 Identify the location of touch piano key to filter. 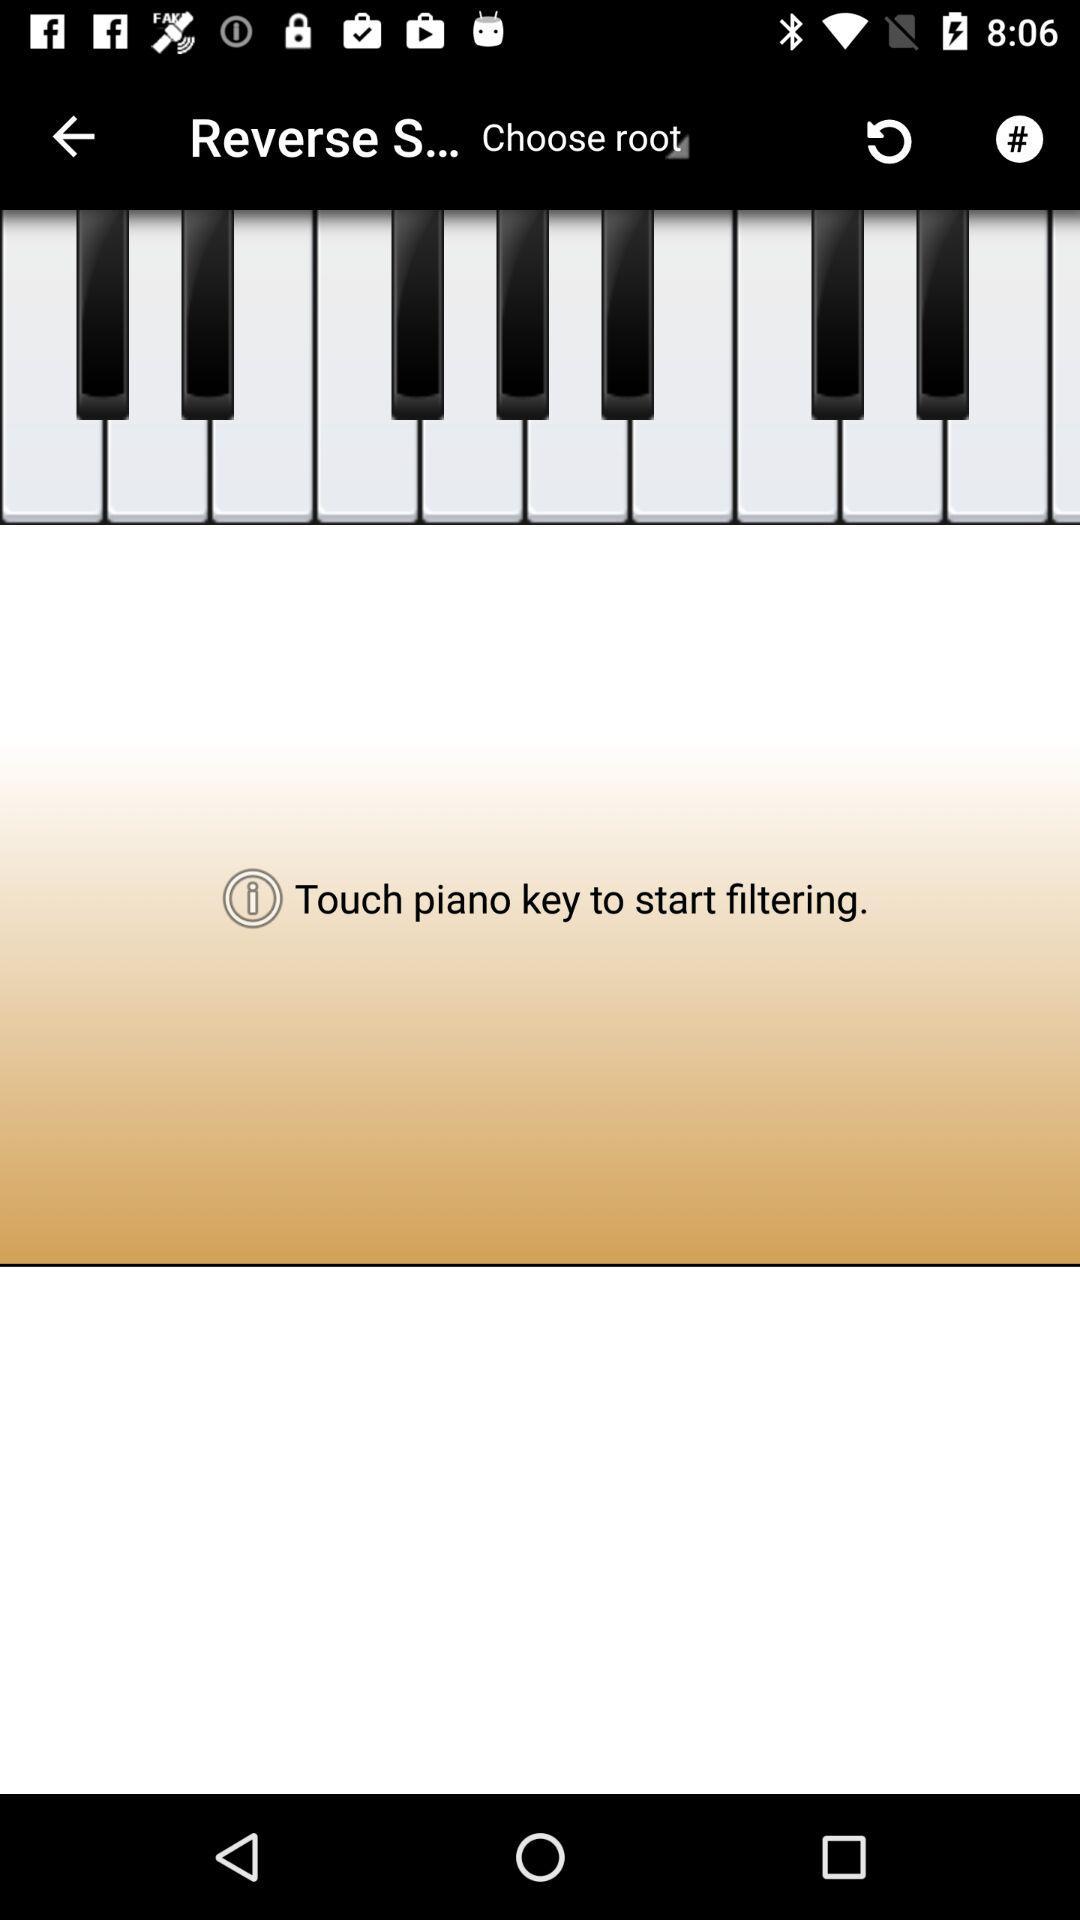
(156, 367).